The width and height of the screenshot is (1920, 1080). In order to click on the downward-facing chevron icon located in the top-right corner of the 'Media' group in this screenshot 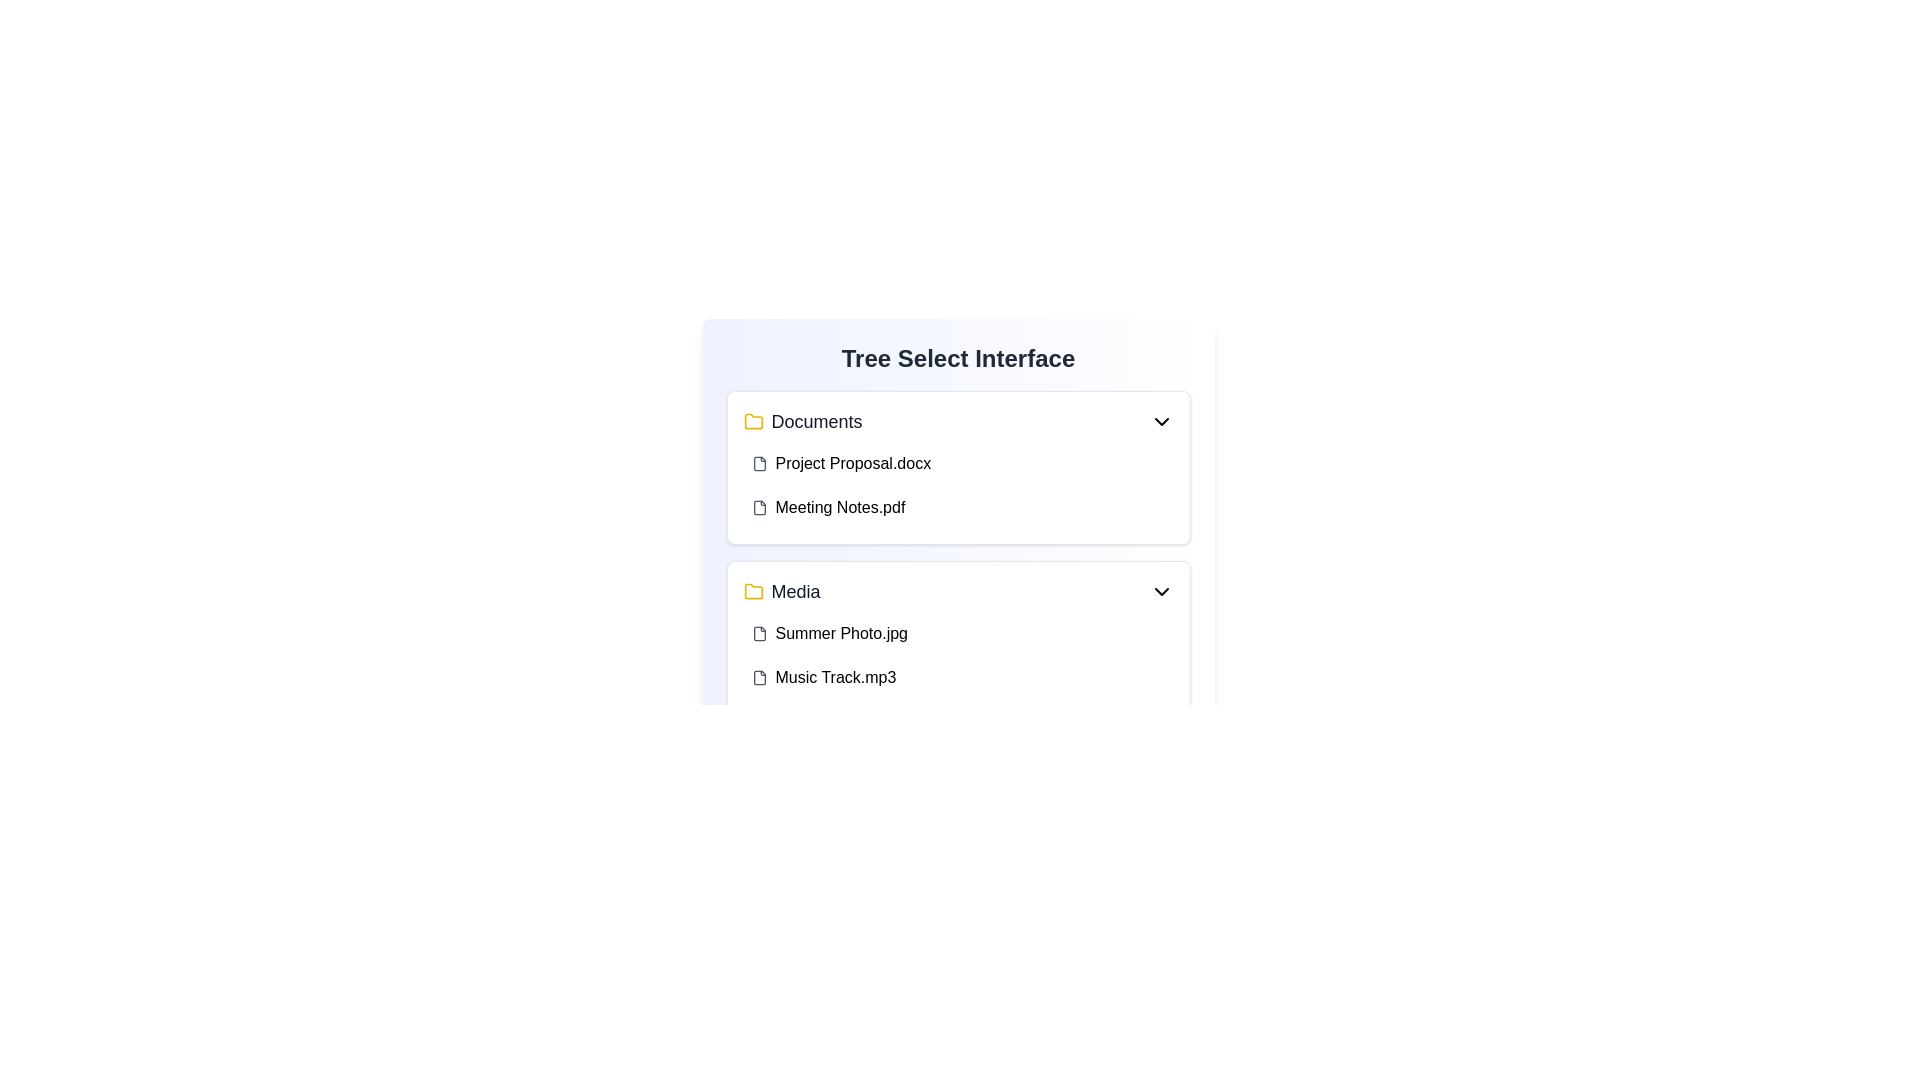, I will do `click(1161, 590)`.